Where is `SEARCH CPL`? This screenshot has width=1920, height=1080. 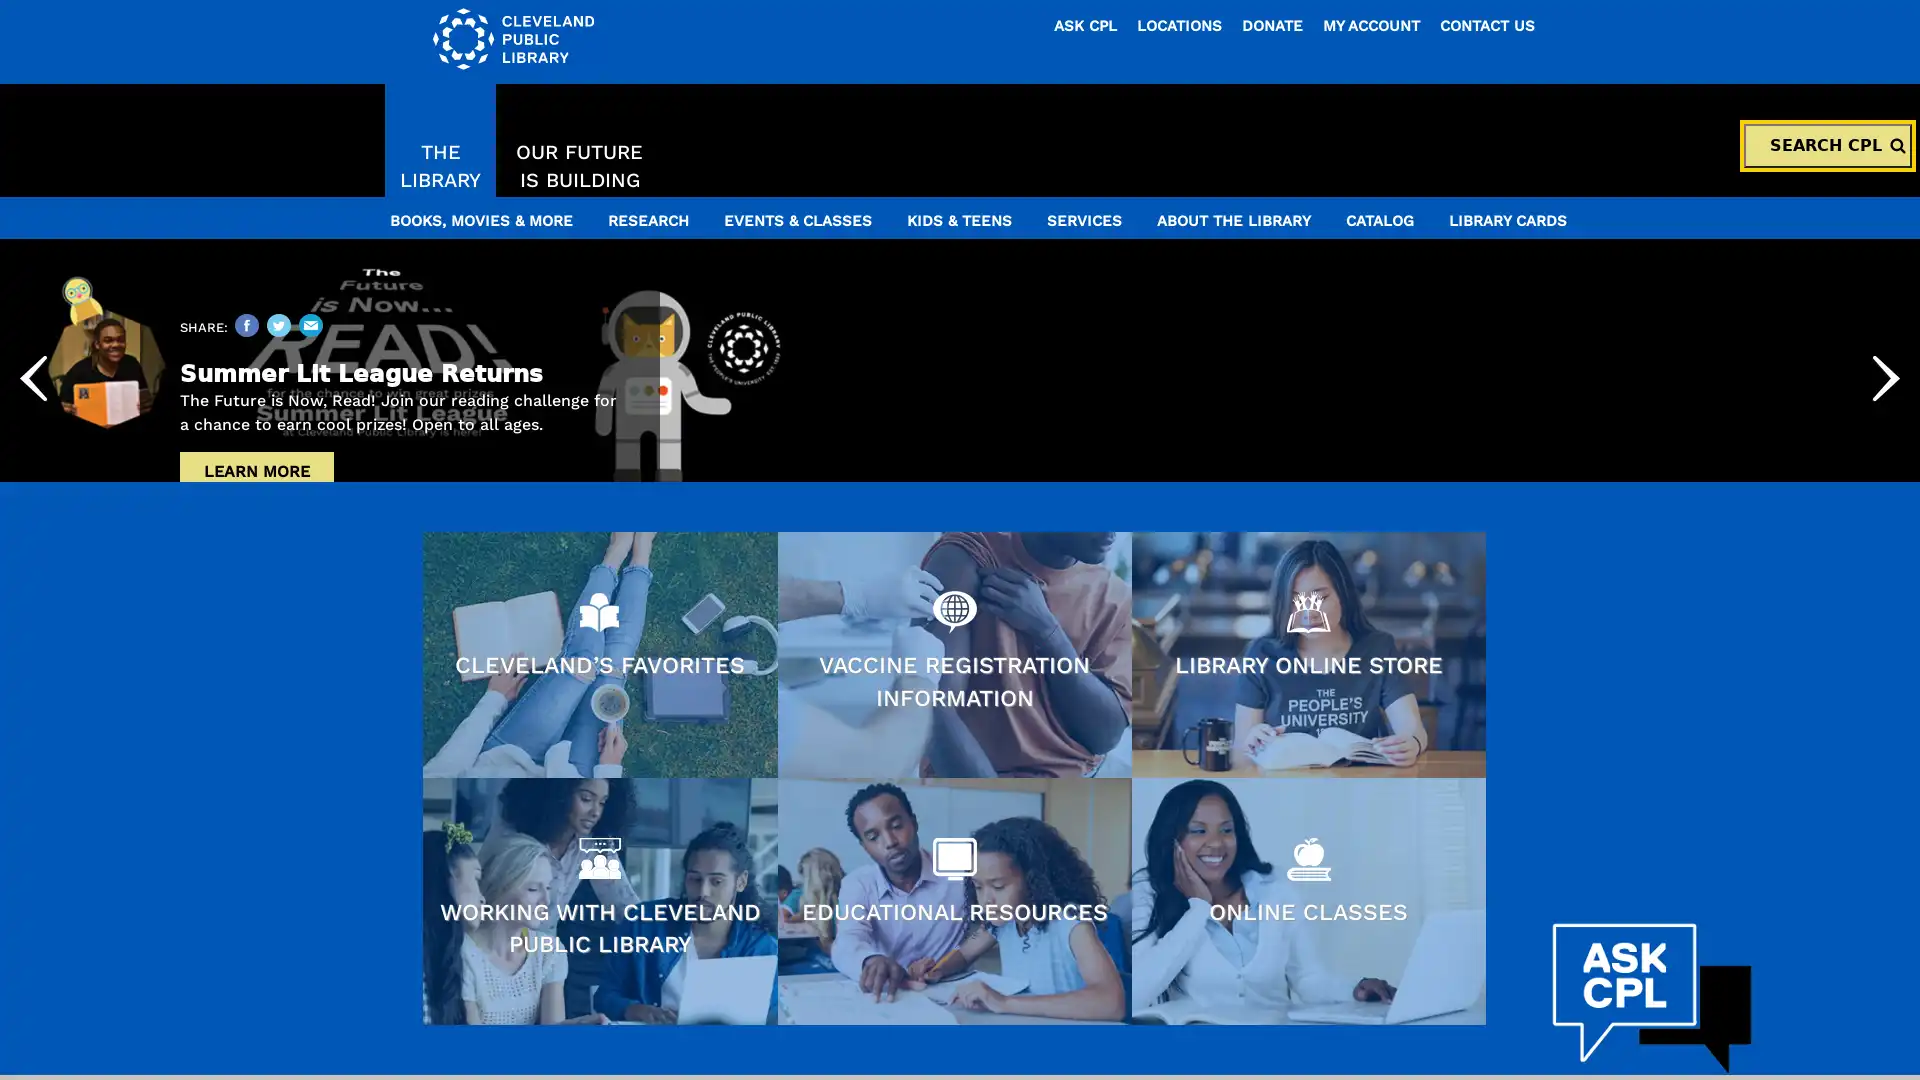 SEARCH CPL is located at coordinates (1828, 145).